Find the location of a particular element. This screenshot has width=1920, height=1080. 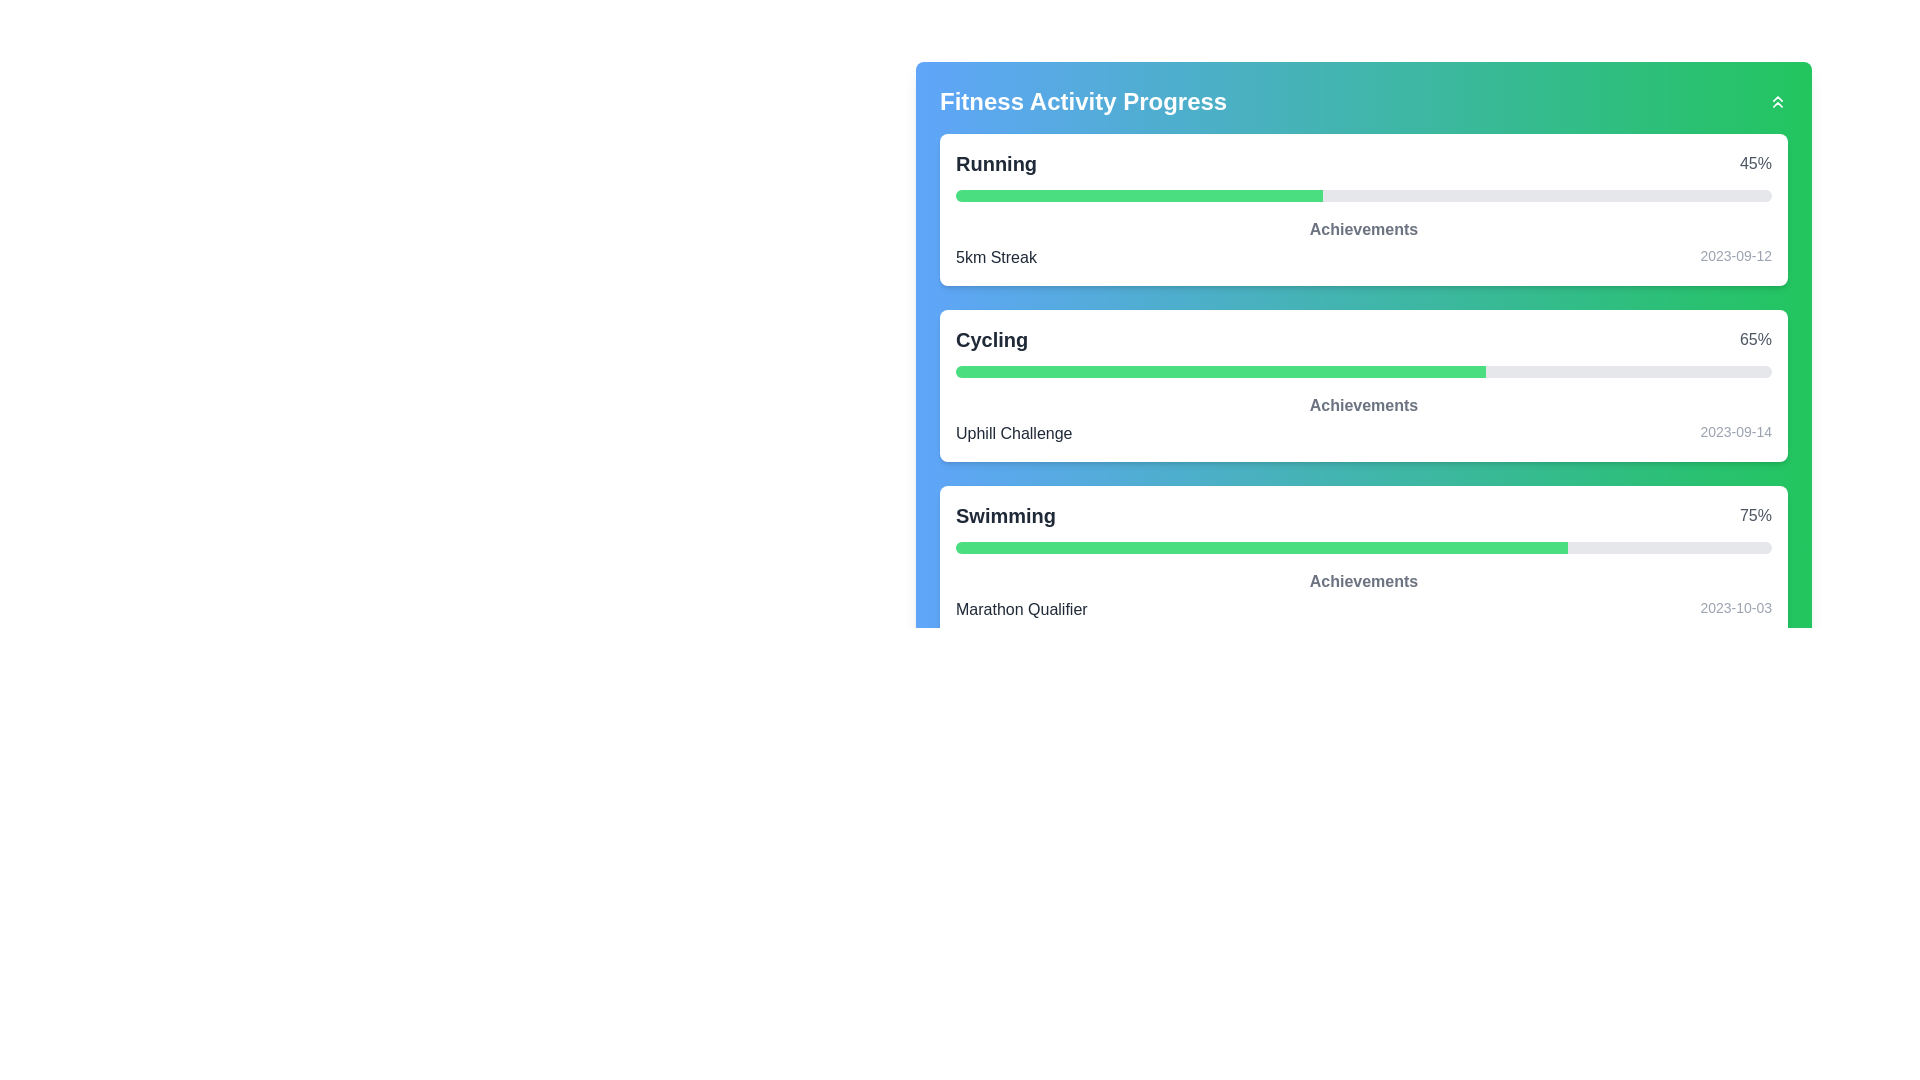

the text label located at the top left of the interface that serves as the title for the fitness activities progress tracker is located at coordinates (1082, 101).